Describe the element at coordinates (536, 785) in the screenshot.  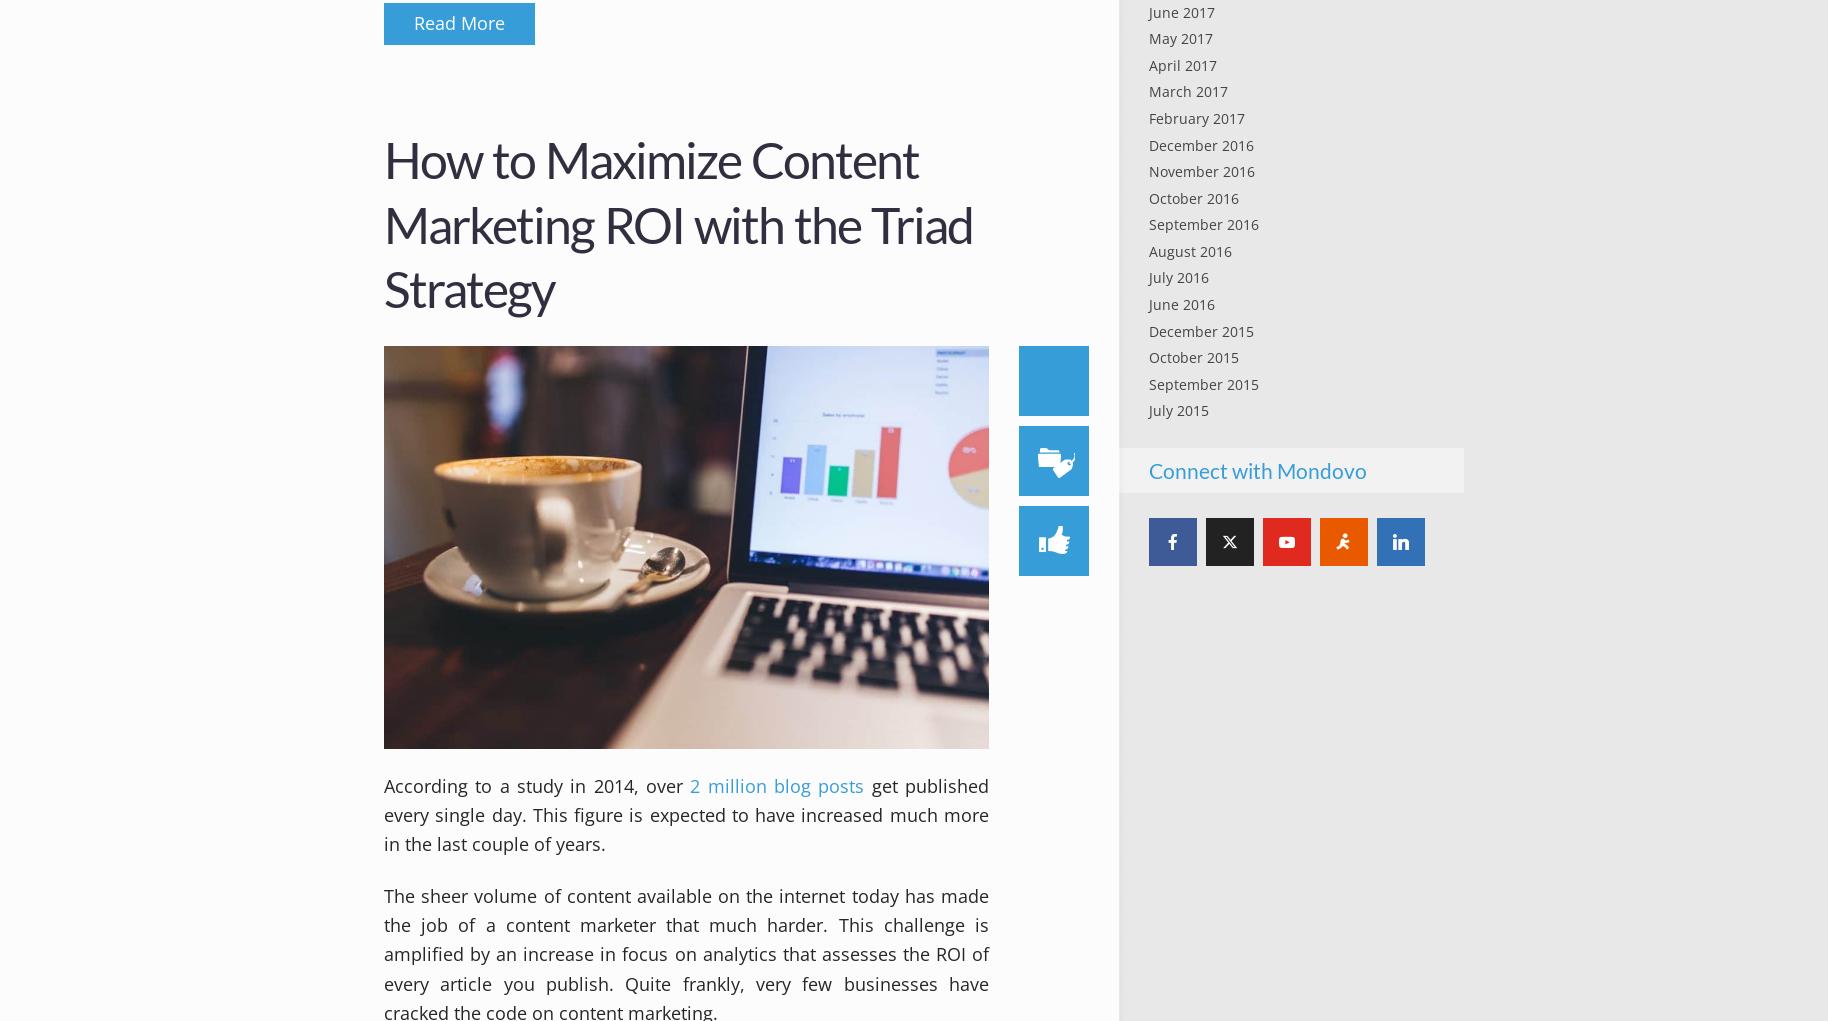
I see `'According to a study in 2014, over'` at that location.